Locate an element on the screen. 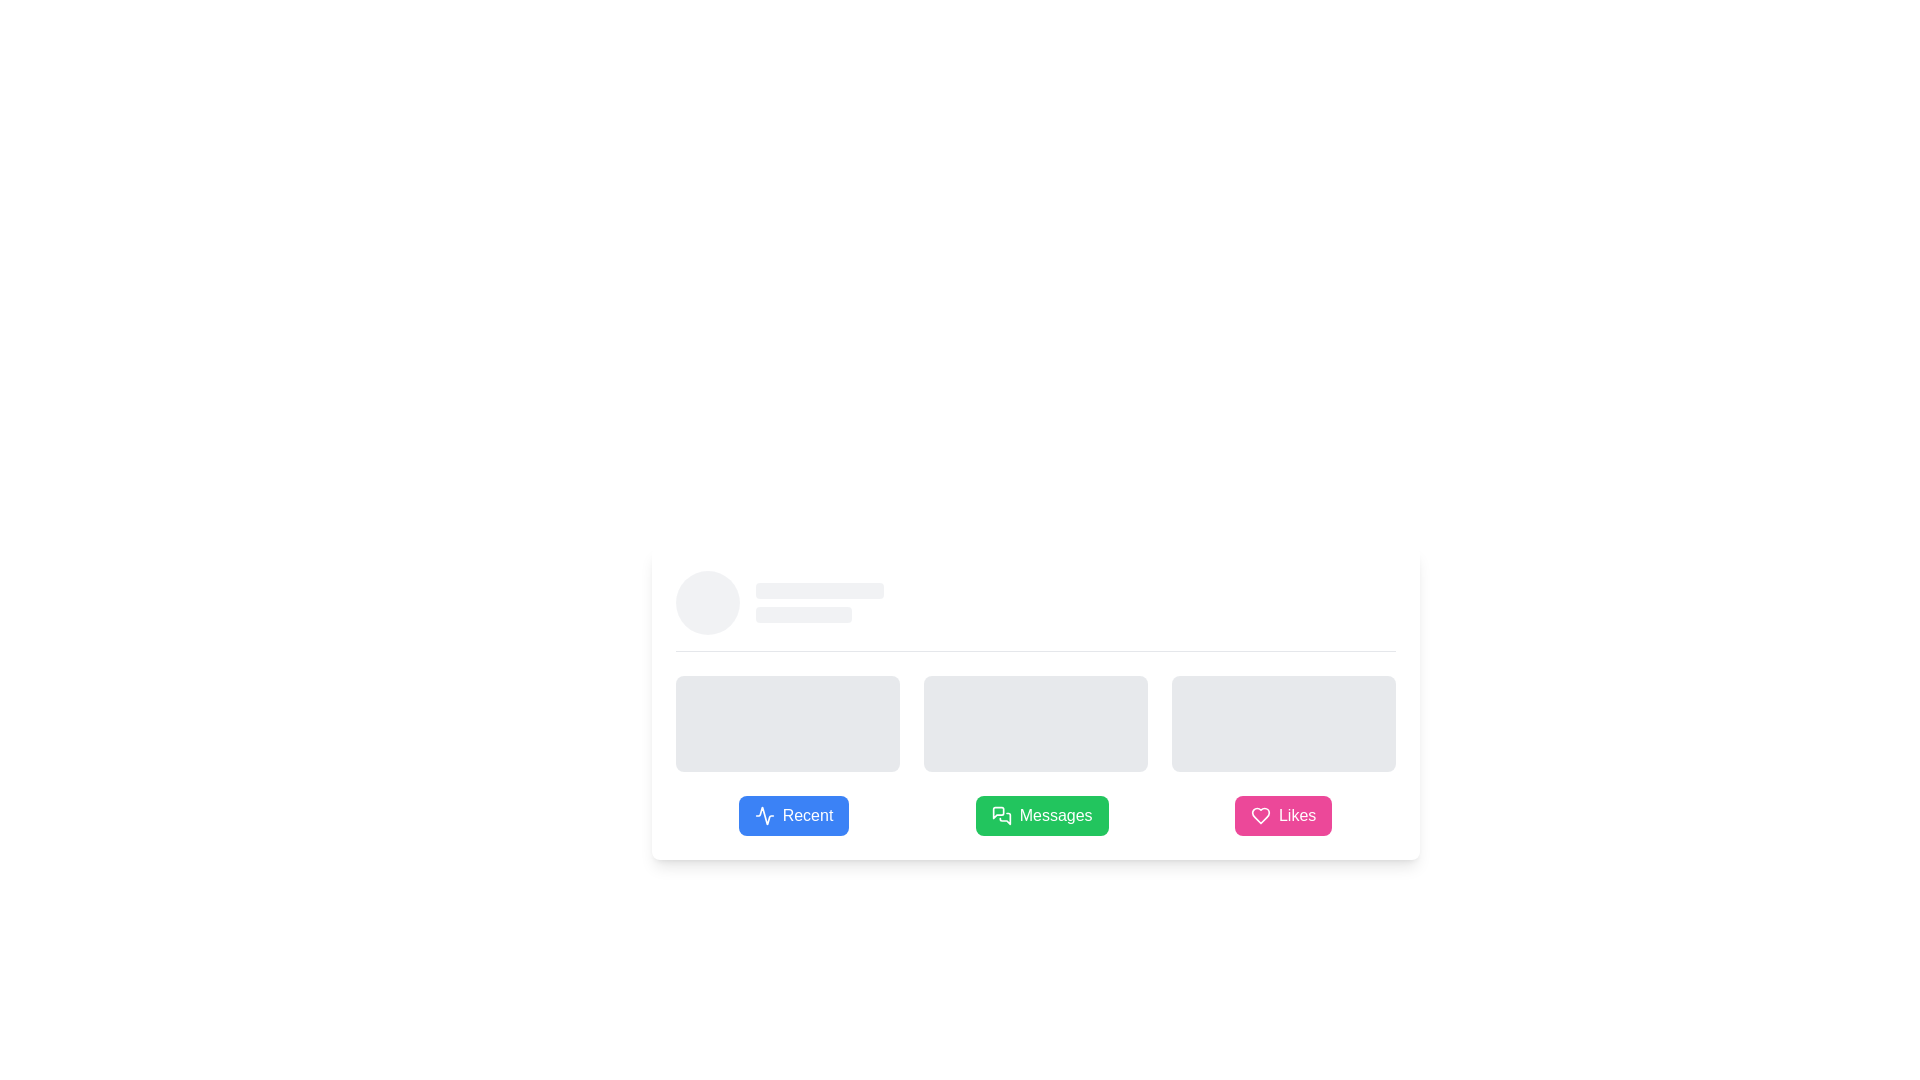 The image size is (1920, 1080). the first rectangular placeholder with a light gray background in the grid layout, which is currently indicating a loading state is located at coordinates (786, 724).